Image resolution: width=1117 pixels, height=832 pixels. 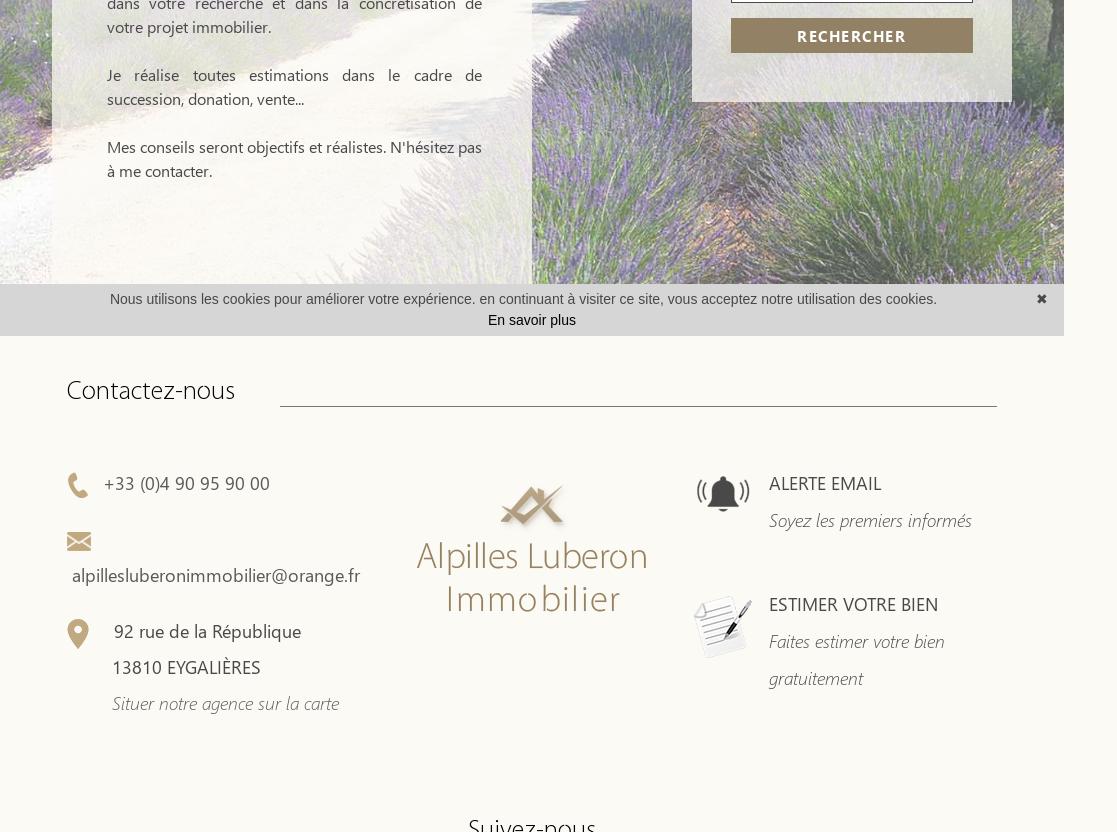 I want to click on '+33 (0)4 90 95 90 00', so click(x=179, y=481).